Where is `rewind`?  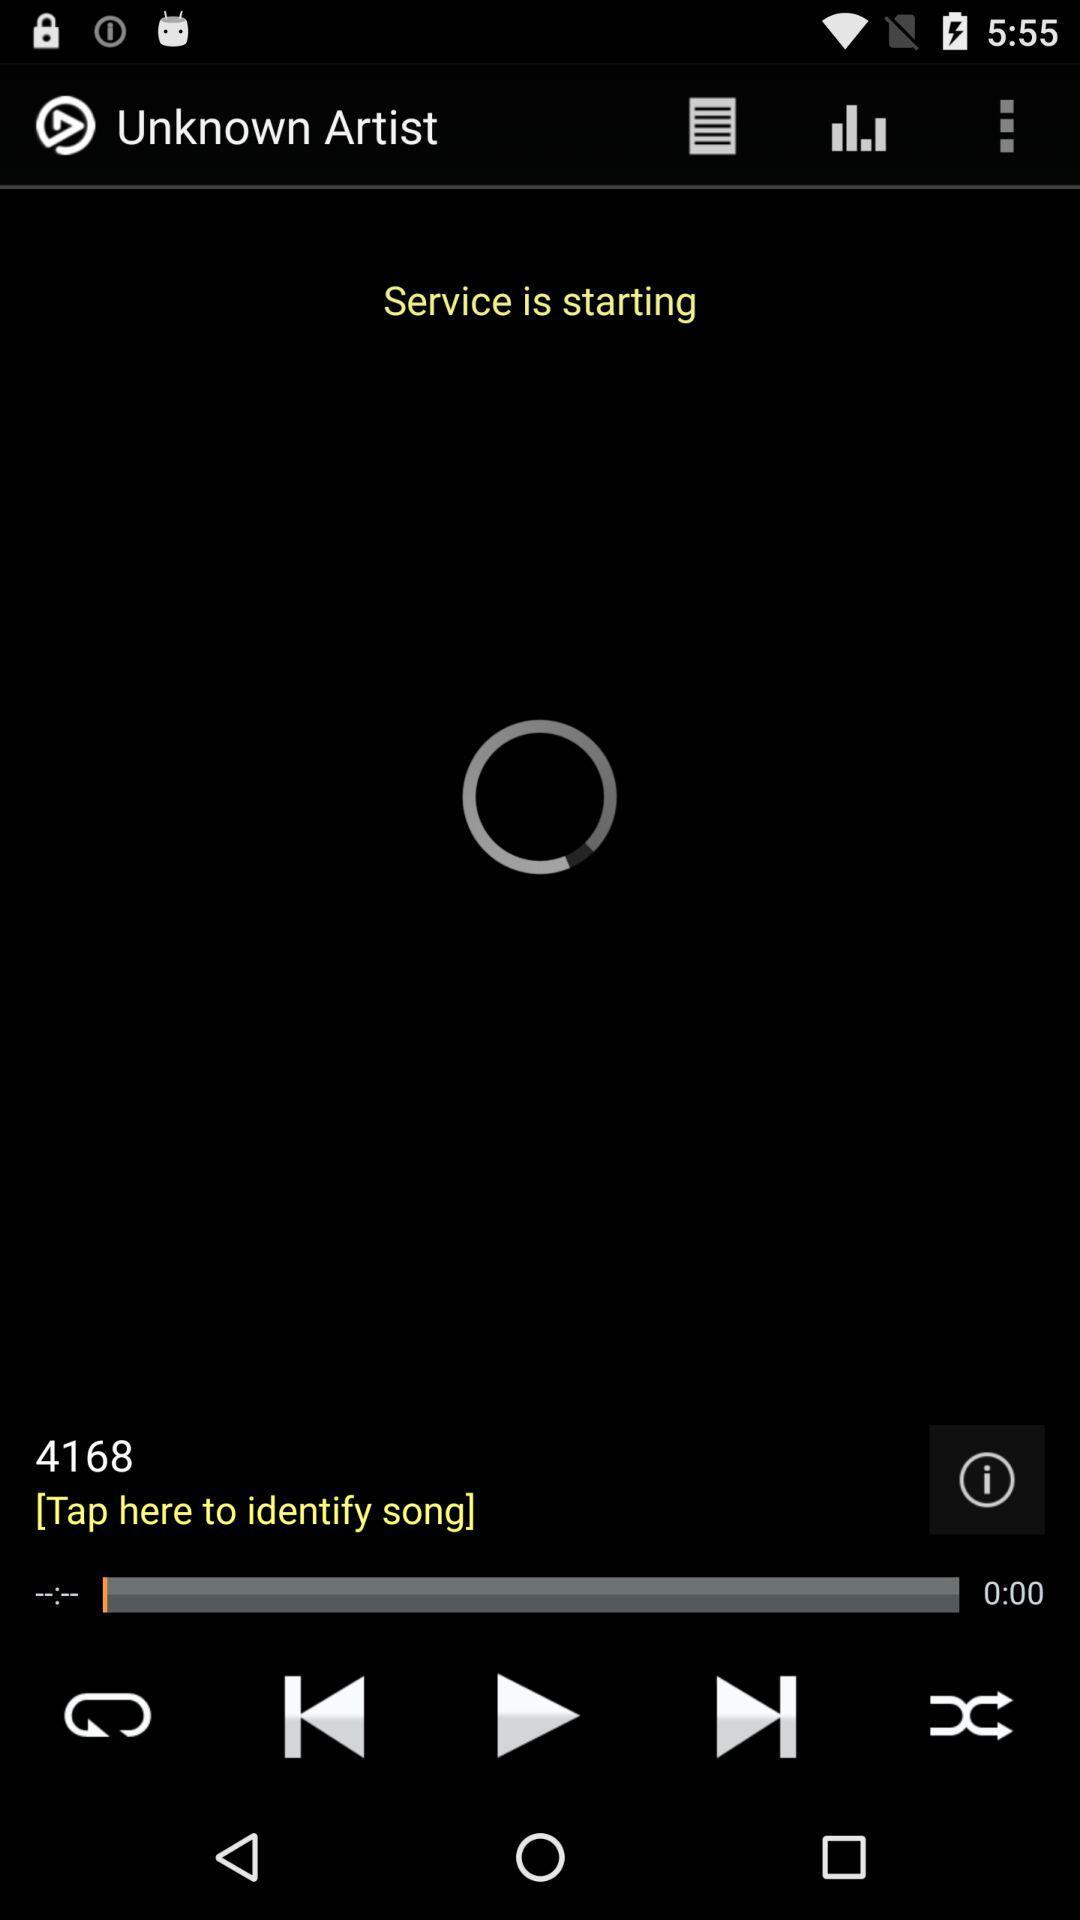 rewind is located at coordinates (323, 1714).